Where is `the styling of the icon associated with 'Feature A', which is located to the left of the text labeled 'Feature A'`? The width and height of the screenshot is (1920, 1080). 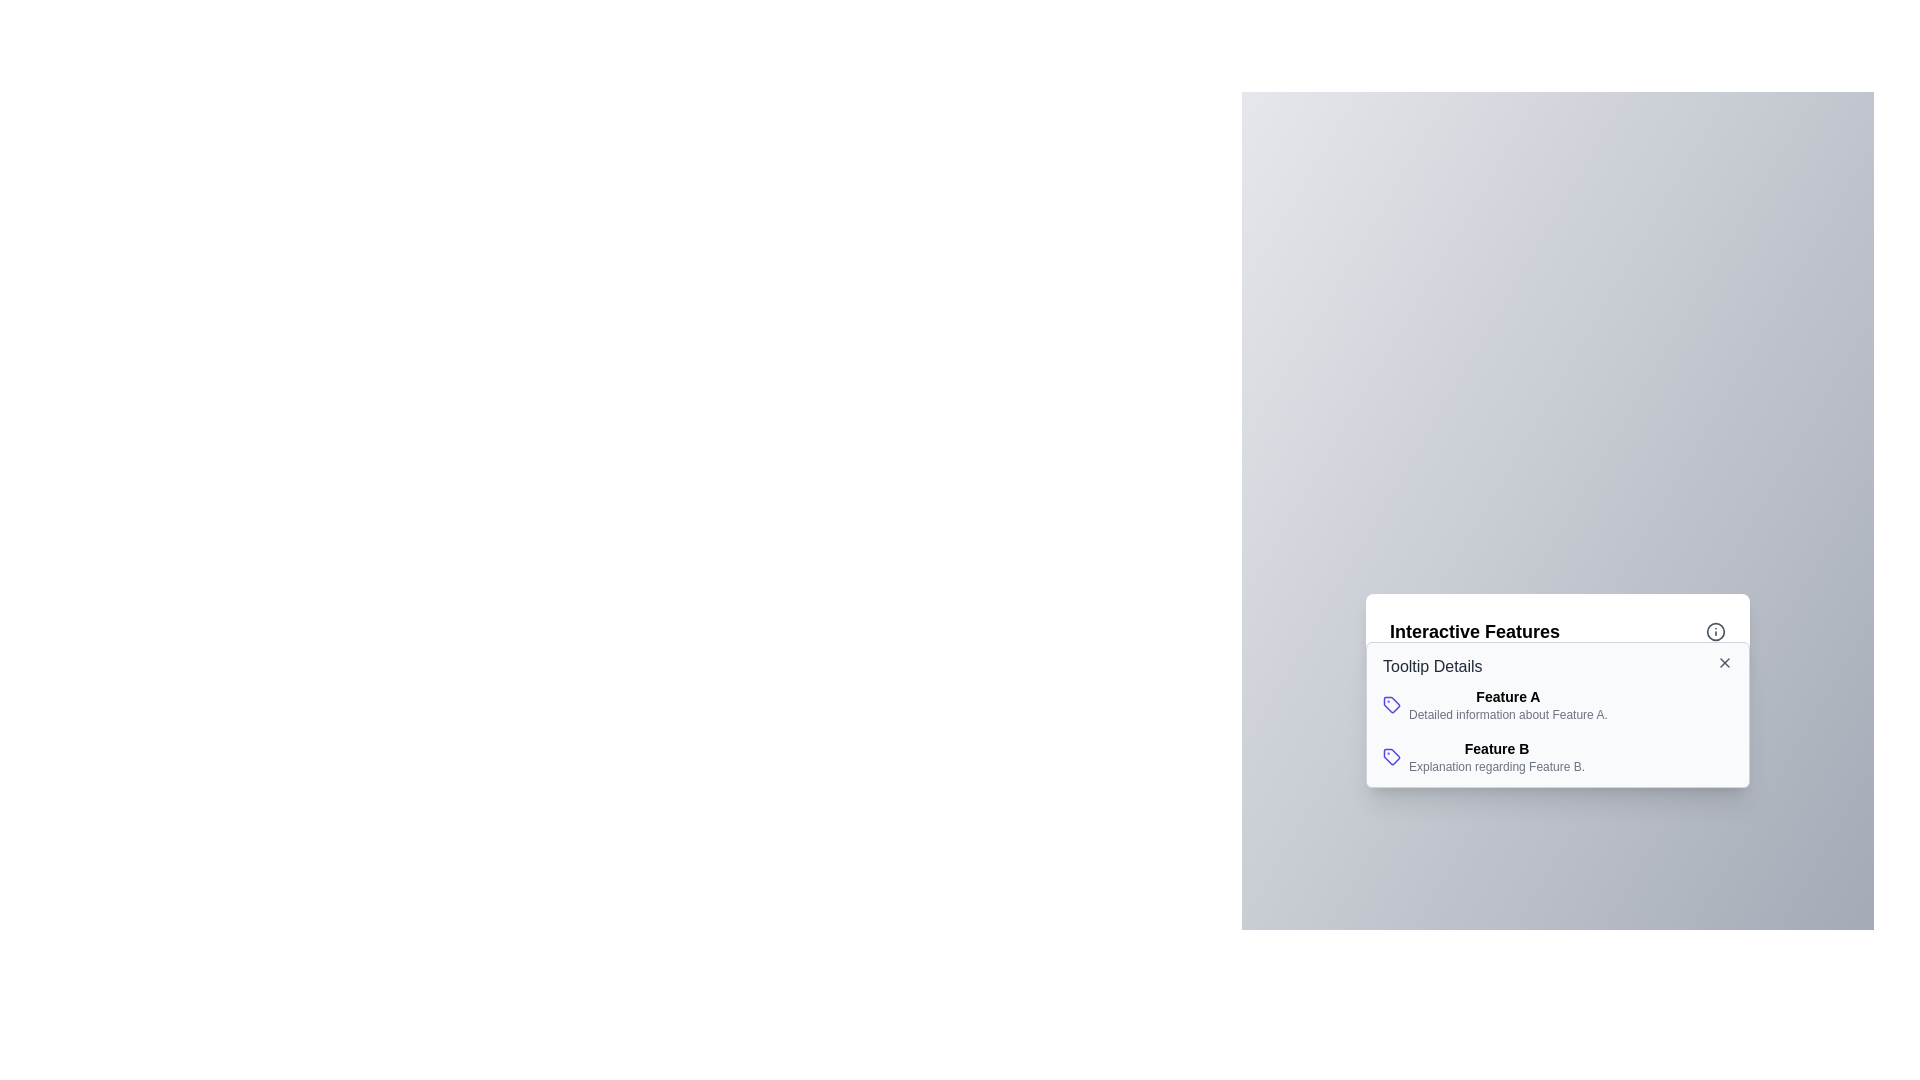
the styling of the icon associated with 'Feature A', which is located to the left of the text labeled 'Feature A' is located at coordinates (1391, 704).